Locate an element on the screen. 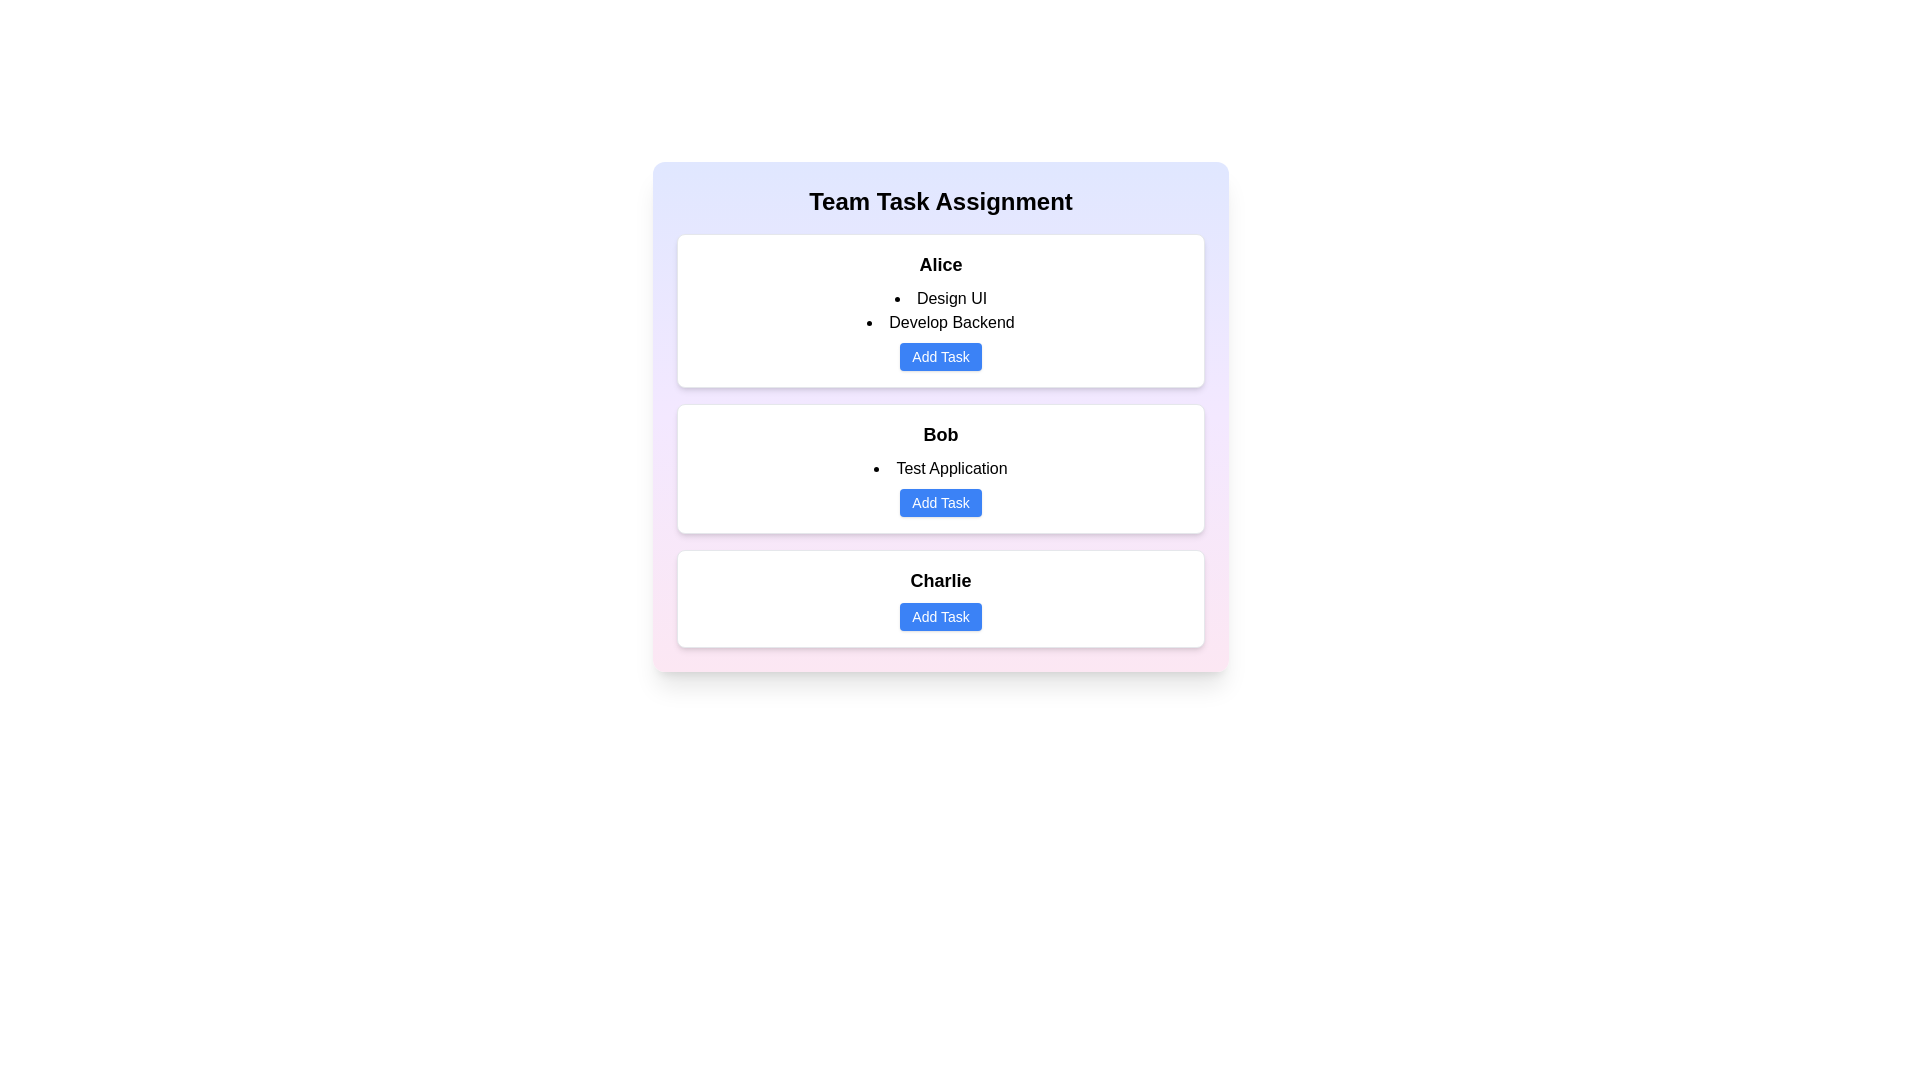  'Add Task' button for Charlie to add a new task is located at coordinates (939, 616).